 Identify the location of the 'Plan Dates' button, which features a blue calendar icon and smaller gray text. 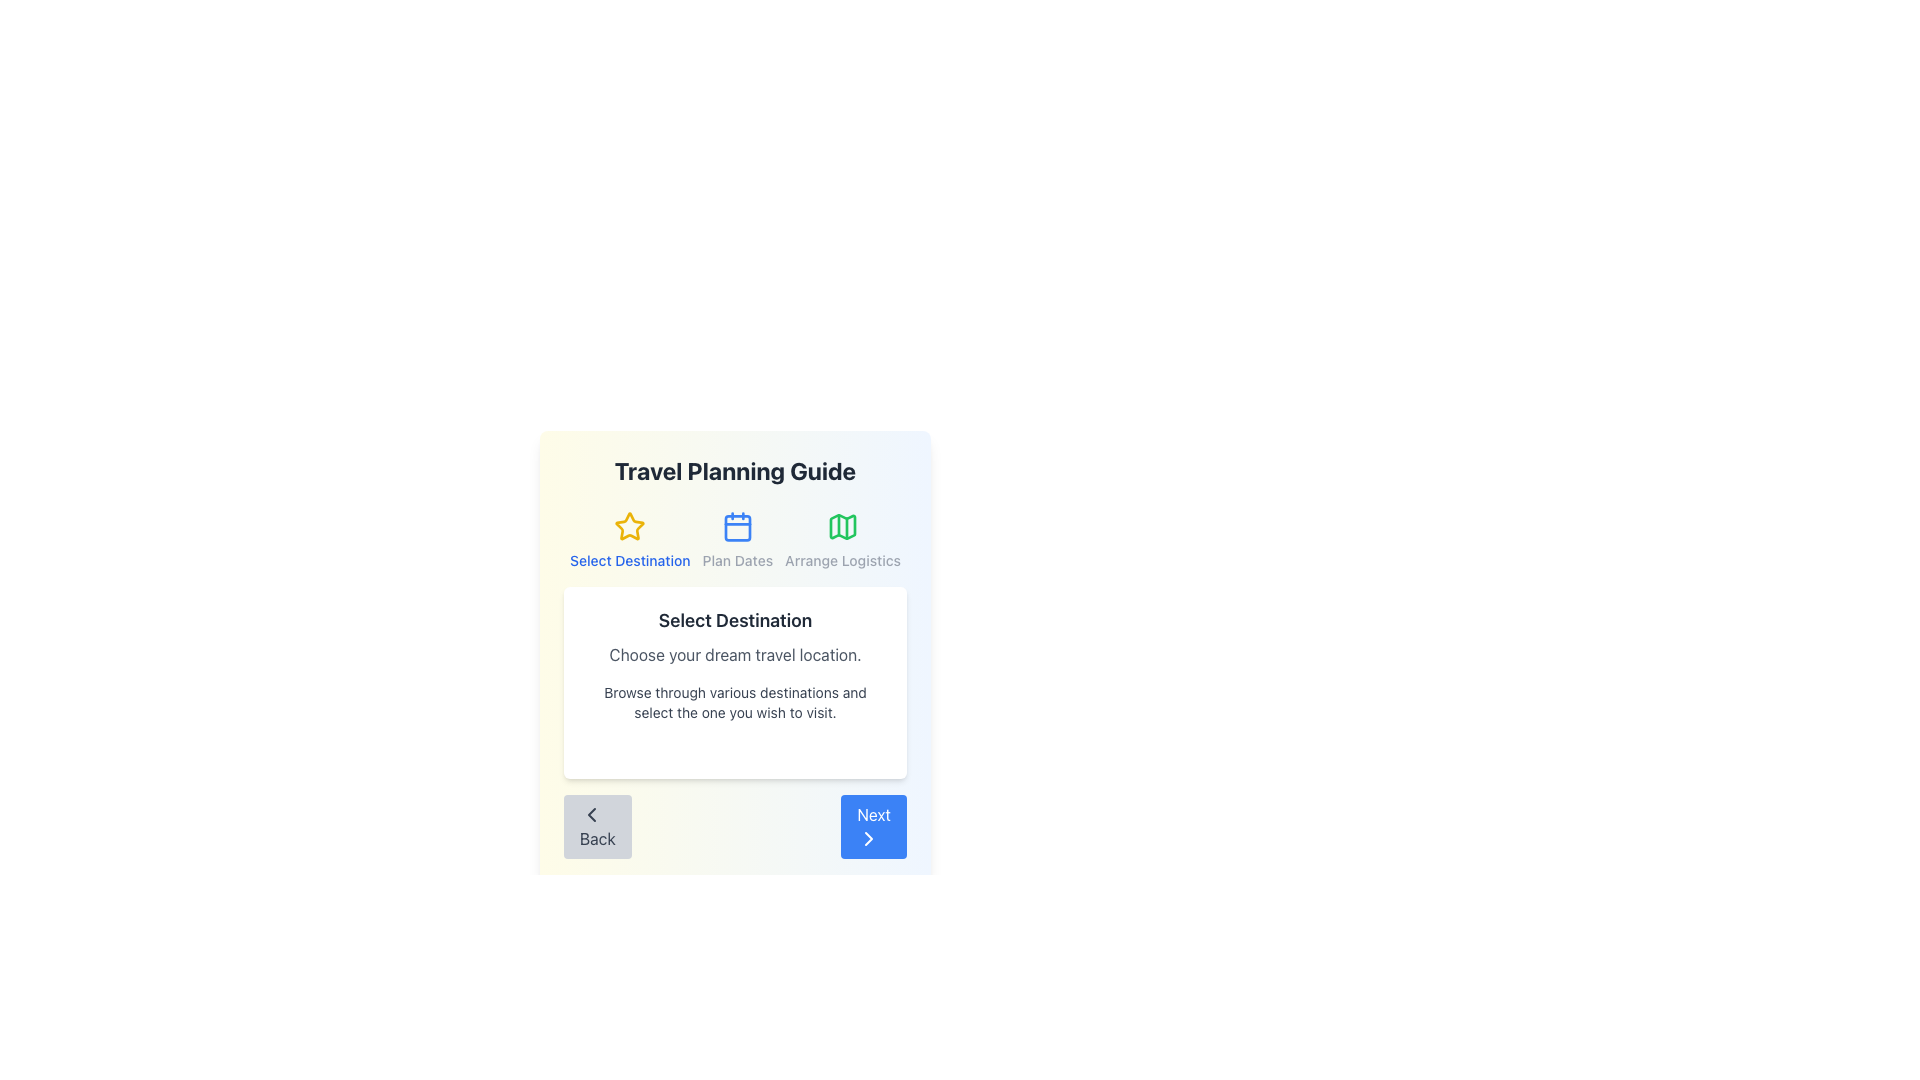
(736, 540).